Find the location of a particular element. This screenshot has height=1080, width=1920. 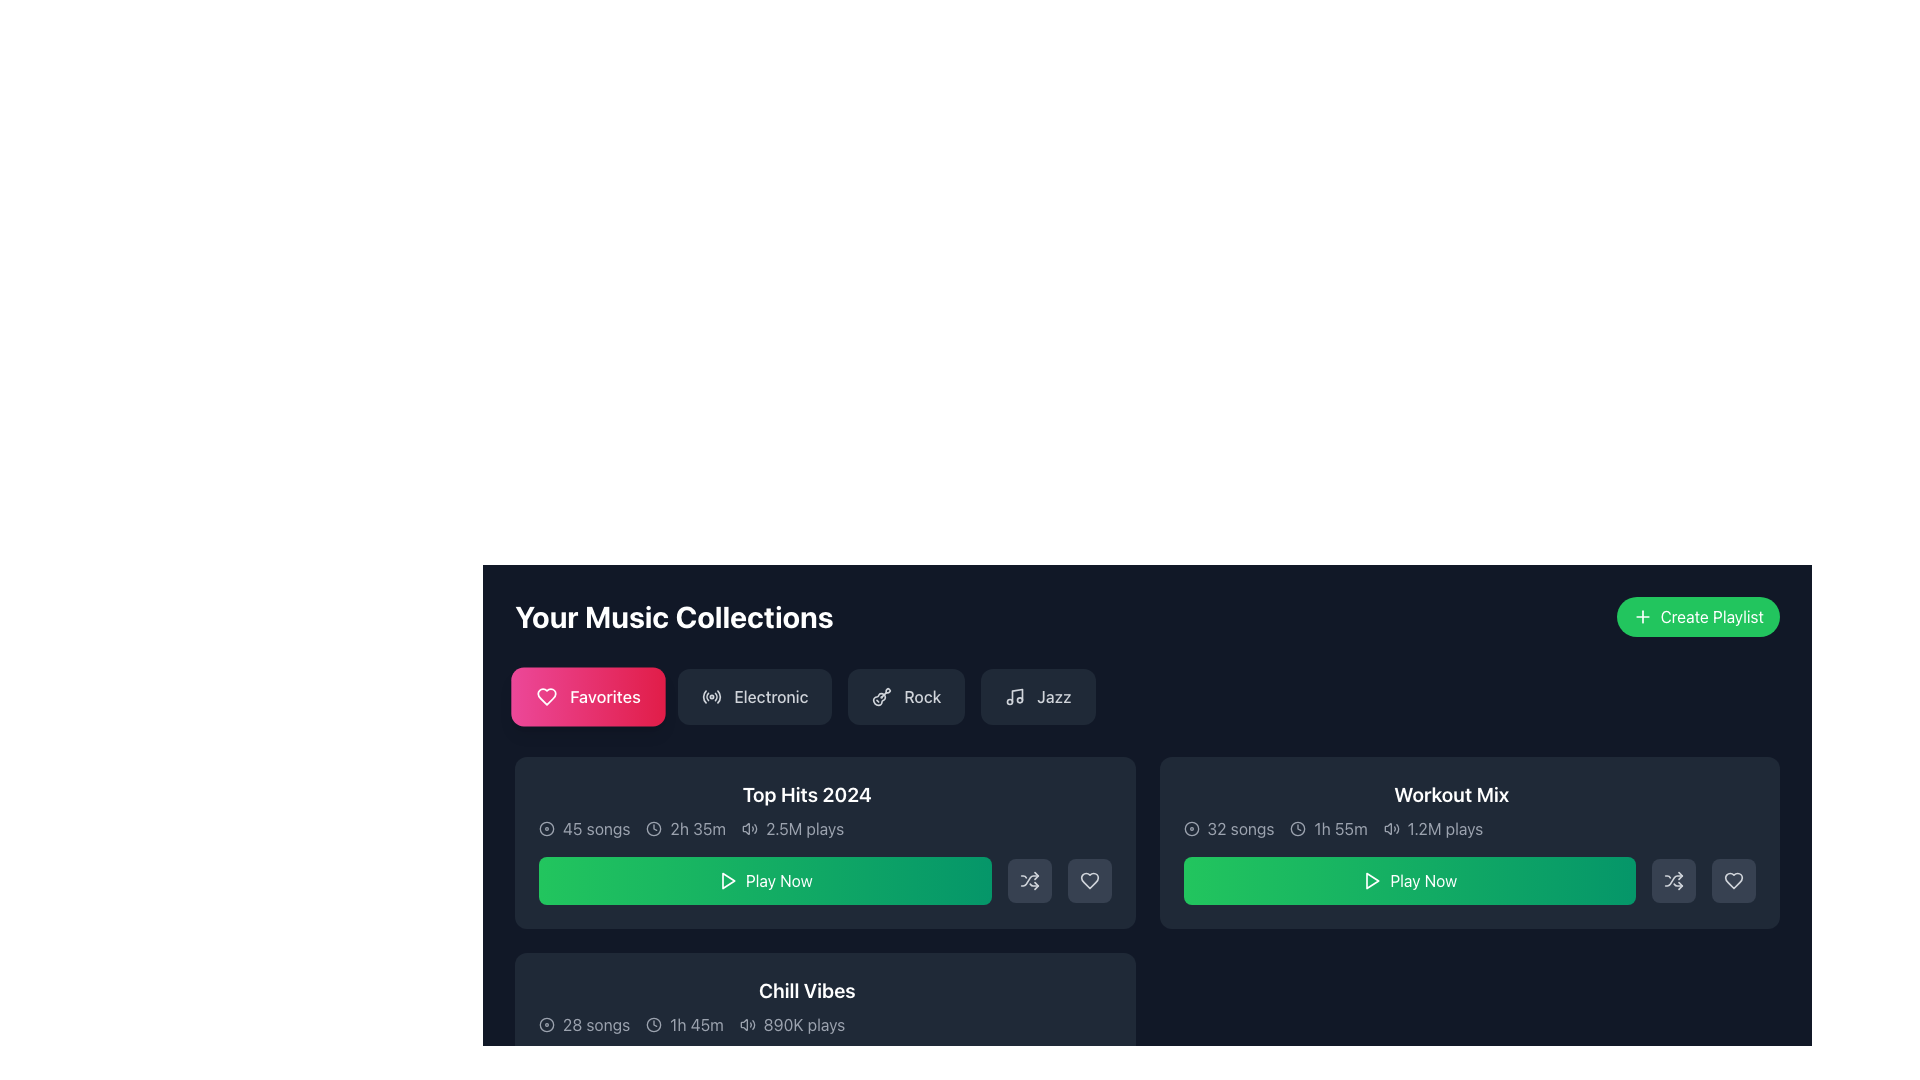

heading indicating the context of the user's music collections, positioned above the category filters and to the left of the 'Create Playlist' button is located at coordinates (674, 616).